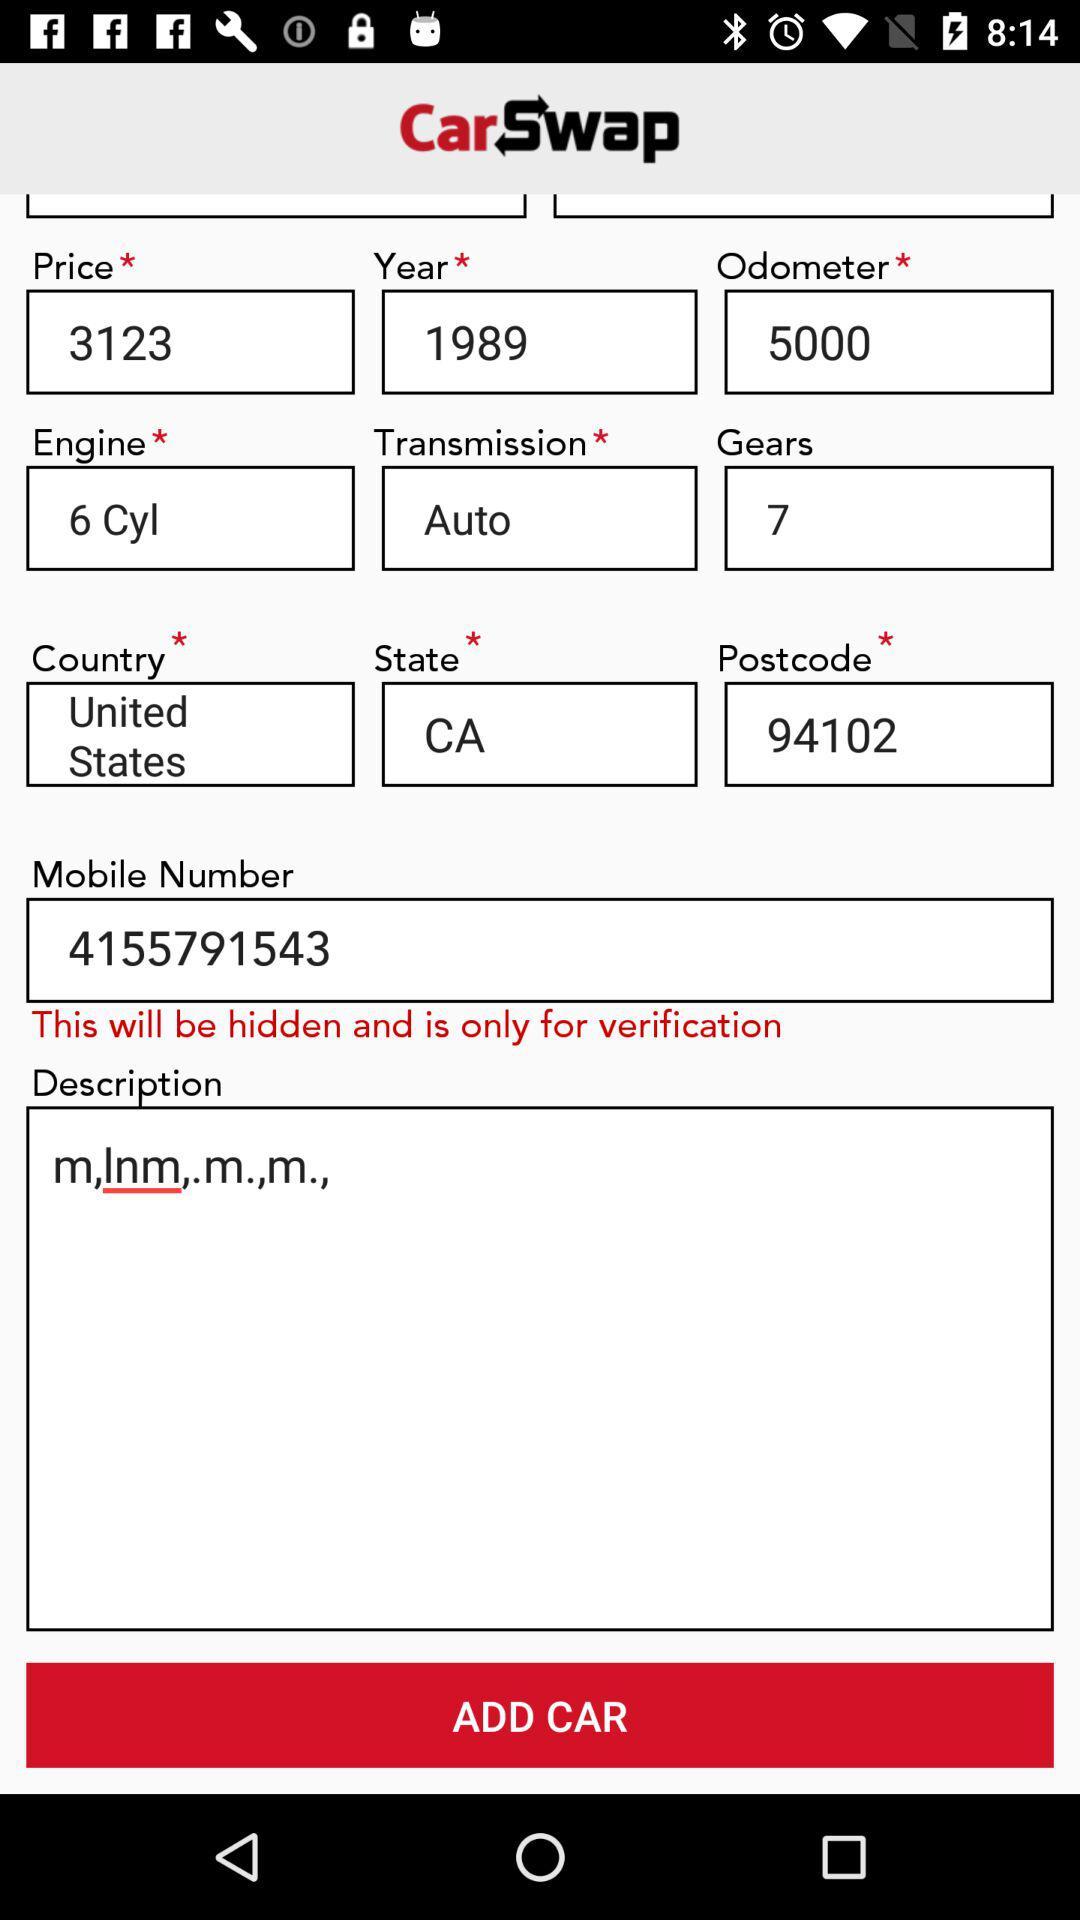 This screenshot has width=1080, height=1920. What do you see at coordinates (888, 341) in the screenshot?
I see `item to the right of the 1989` at bounding box center [888, 341].